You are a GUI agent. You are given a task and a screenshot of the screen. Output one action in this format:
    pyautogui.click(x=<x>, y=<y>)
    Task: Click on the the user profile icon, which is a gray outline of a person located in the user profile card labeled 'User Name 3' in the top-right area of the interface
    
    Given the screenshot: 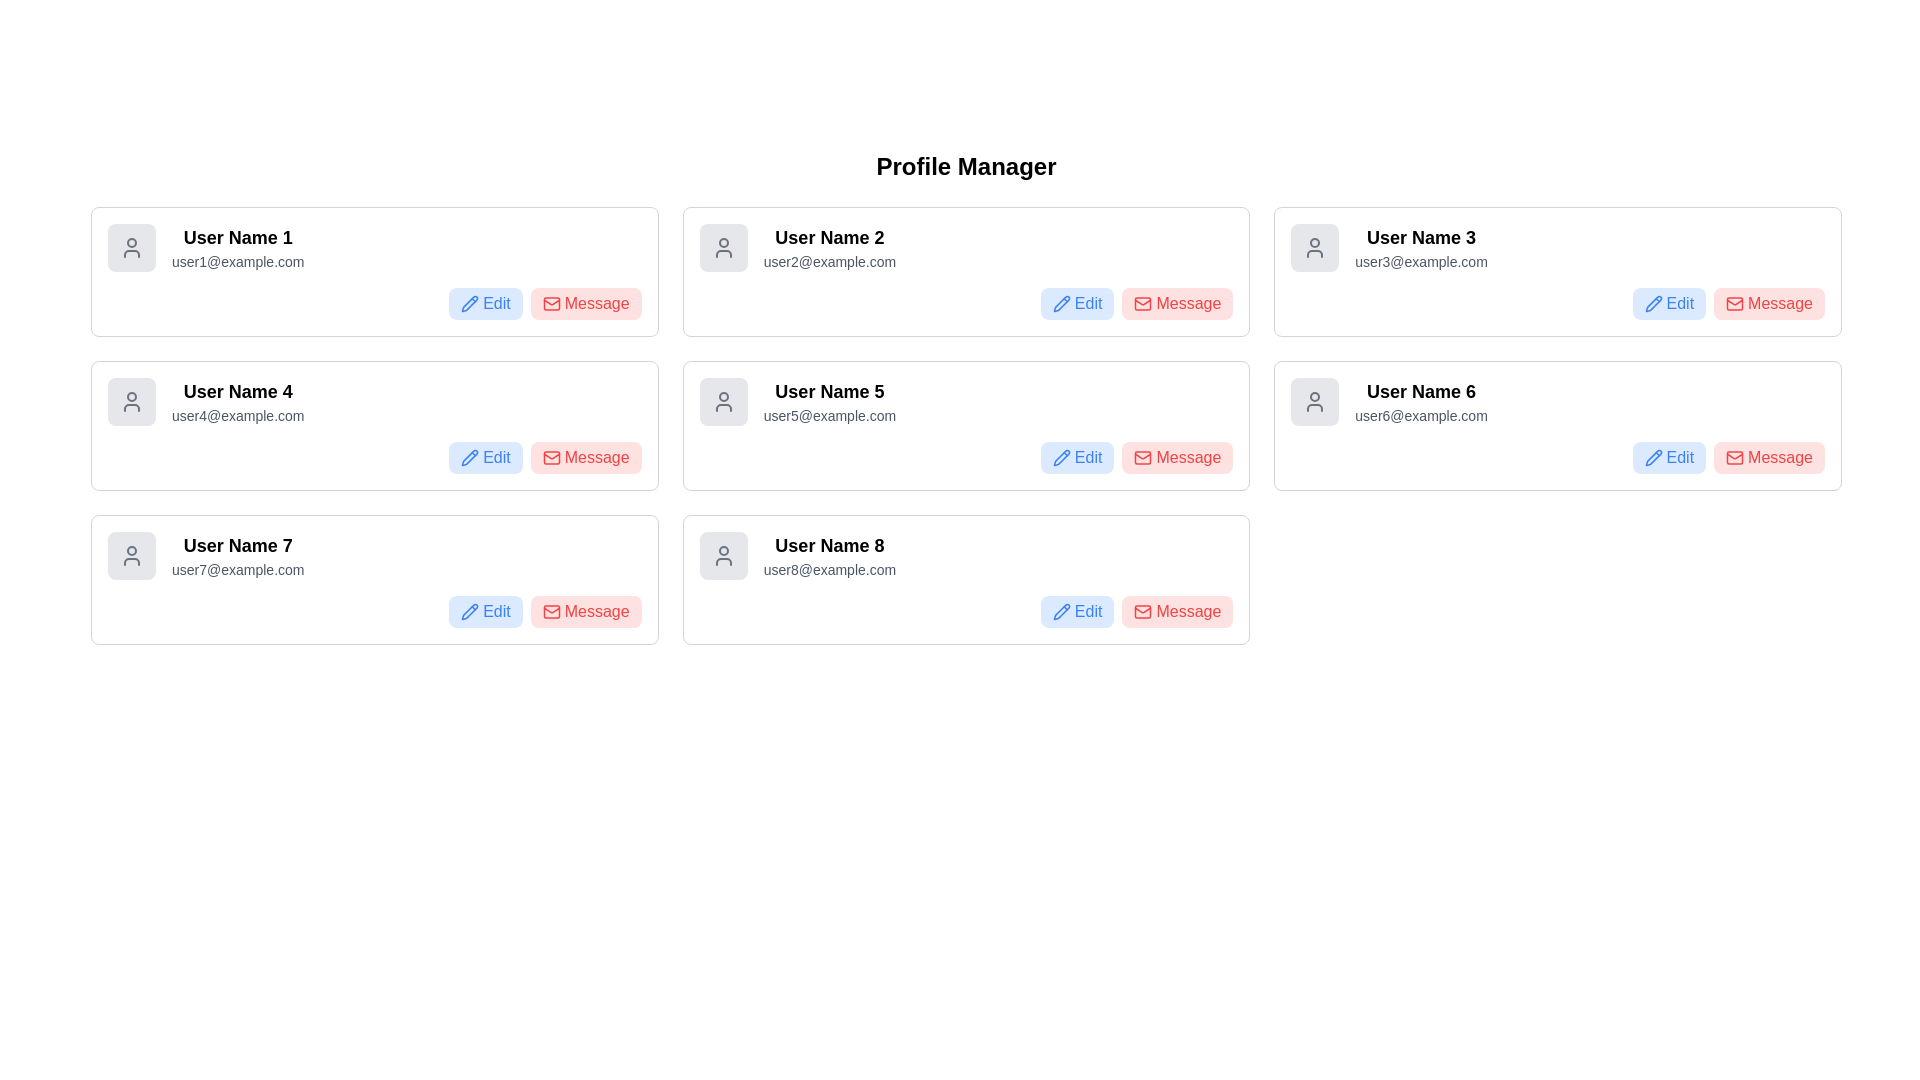 What is the action you would take?
    pyautogui.click(x=1315, y=246)
    